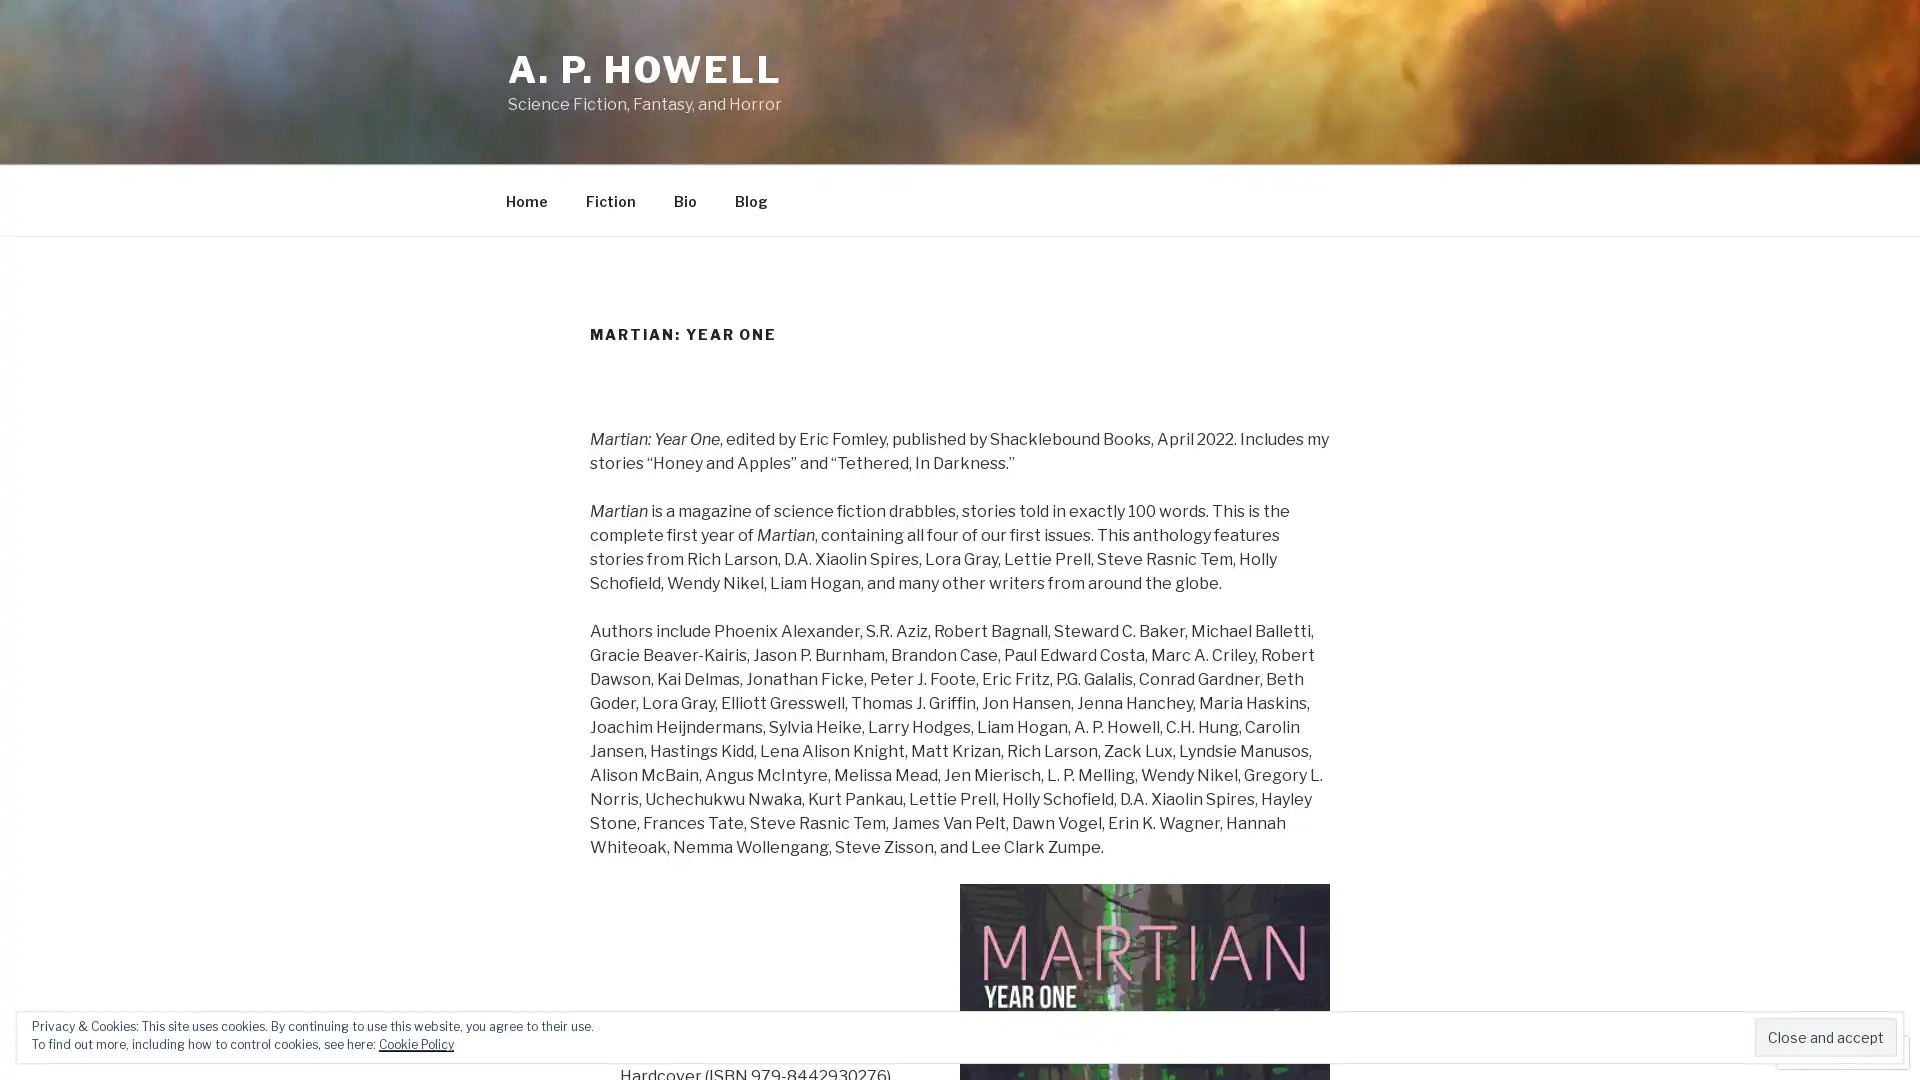  Describe the element at coordinates (1825, 1036) in the screenshot. I see `Close and accept` at that location.